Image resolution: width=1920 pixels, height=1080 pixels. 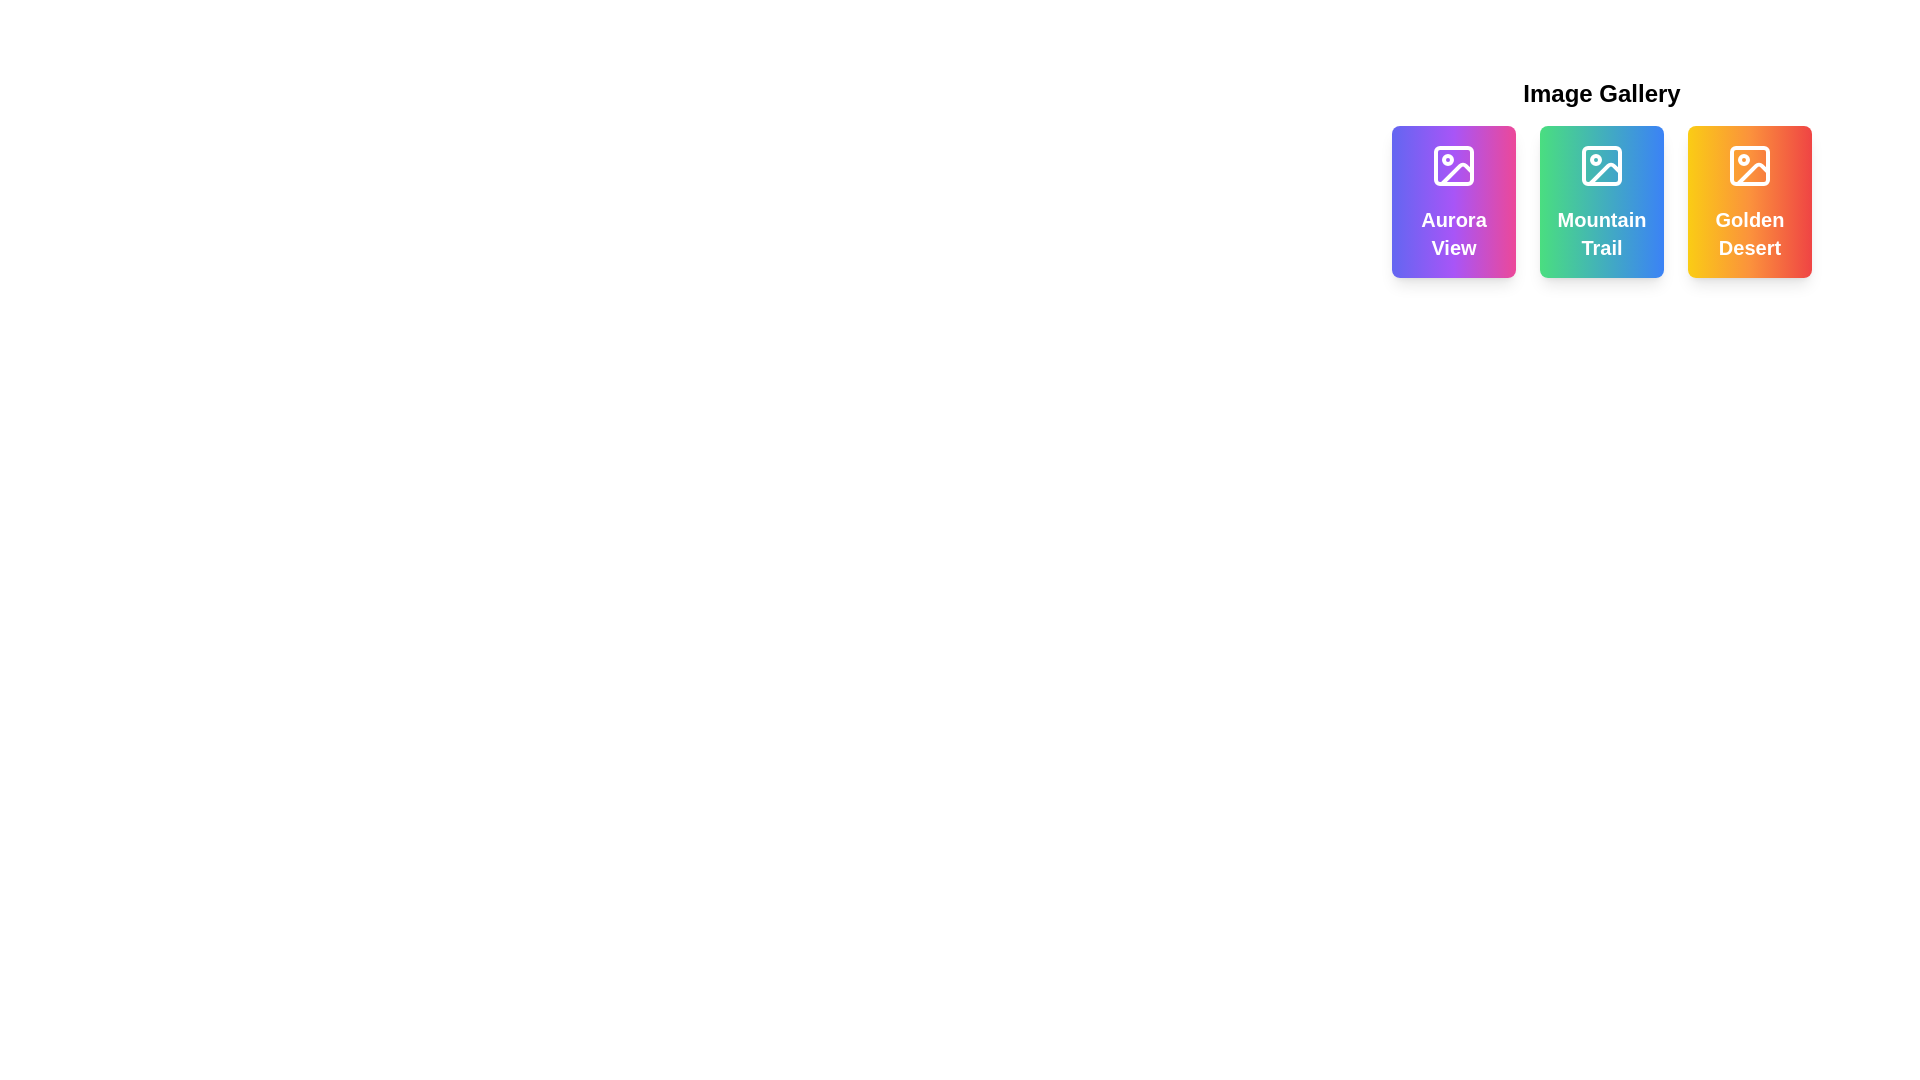 What do you see at coordinates (1602, 164) in the screenshot?
I see `the monochromatic icon representing a picture located at the top center of the 'Mountain Trail' card, above the text label` at bounding box center [1602, 164].